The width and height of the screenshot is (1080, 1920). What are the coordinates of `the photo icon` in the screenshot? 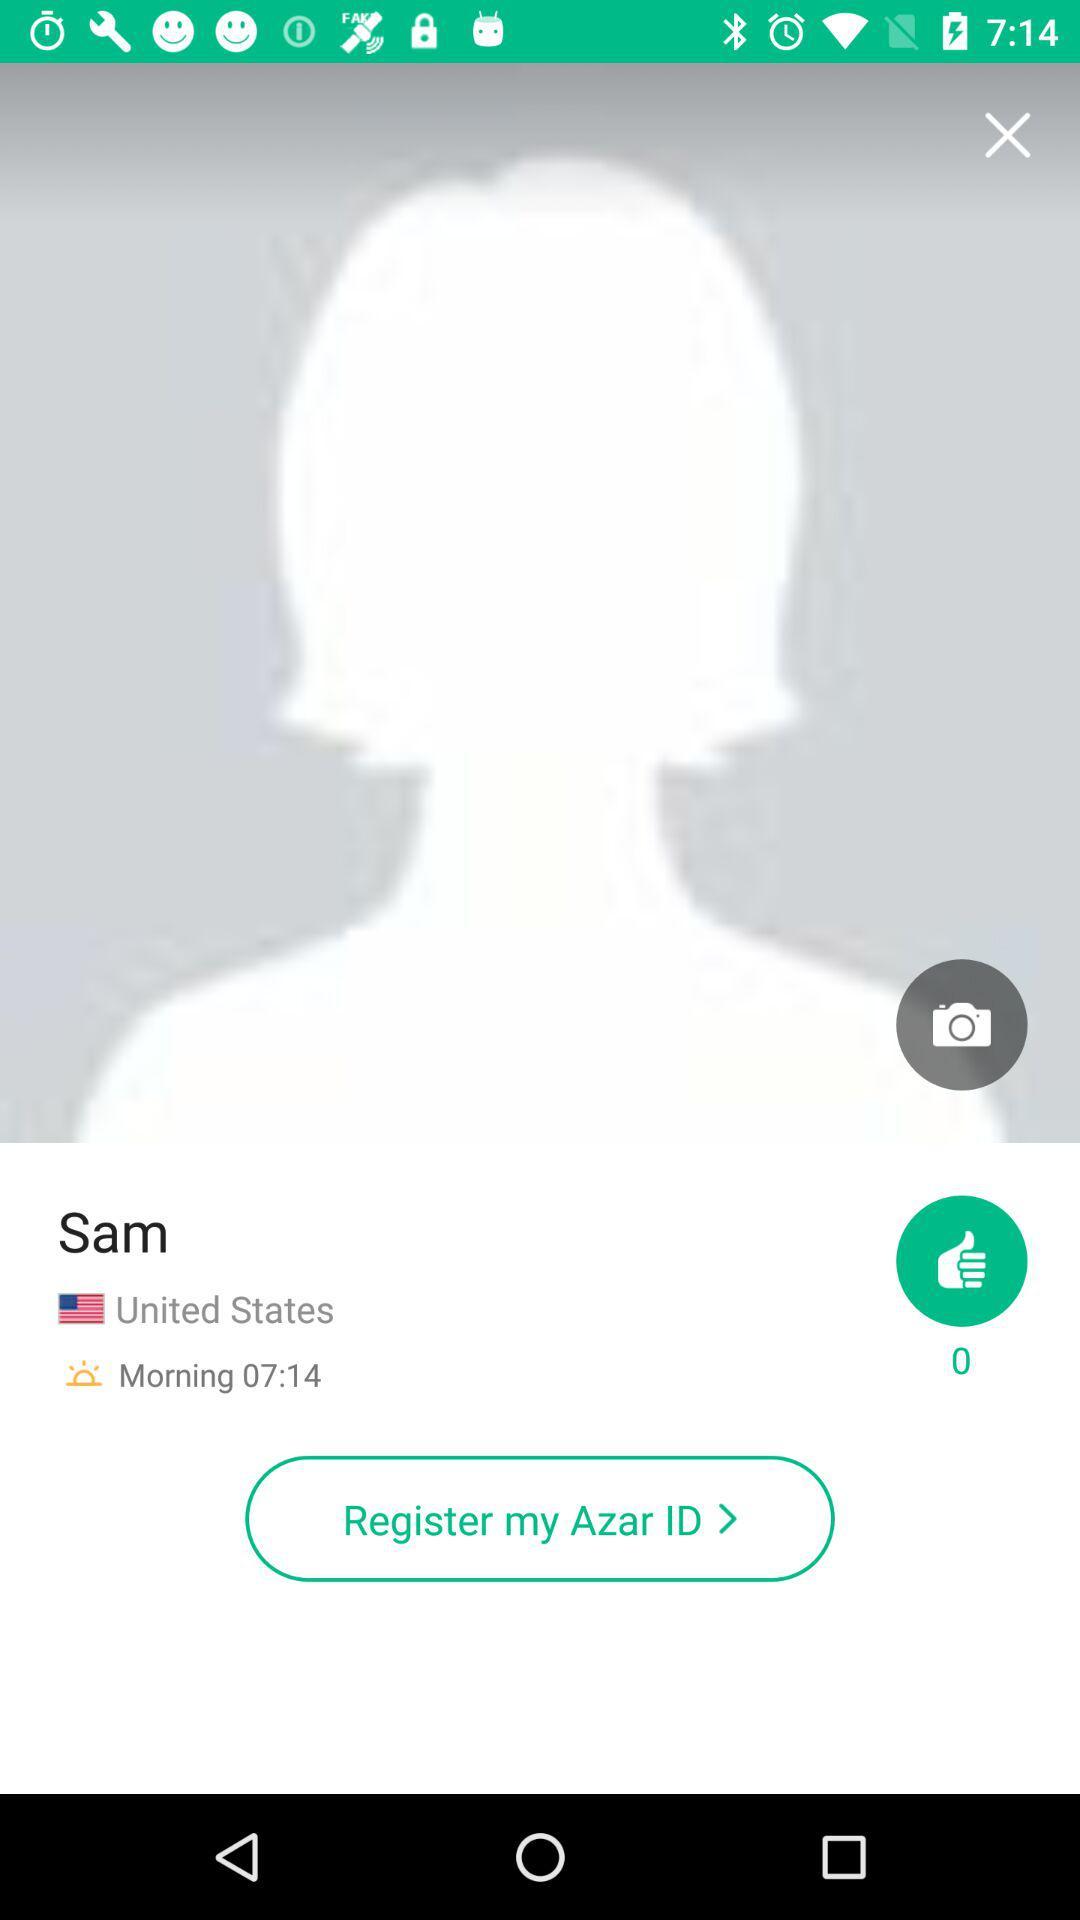 It's located at (960, 1024).